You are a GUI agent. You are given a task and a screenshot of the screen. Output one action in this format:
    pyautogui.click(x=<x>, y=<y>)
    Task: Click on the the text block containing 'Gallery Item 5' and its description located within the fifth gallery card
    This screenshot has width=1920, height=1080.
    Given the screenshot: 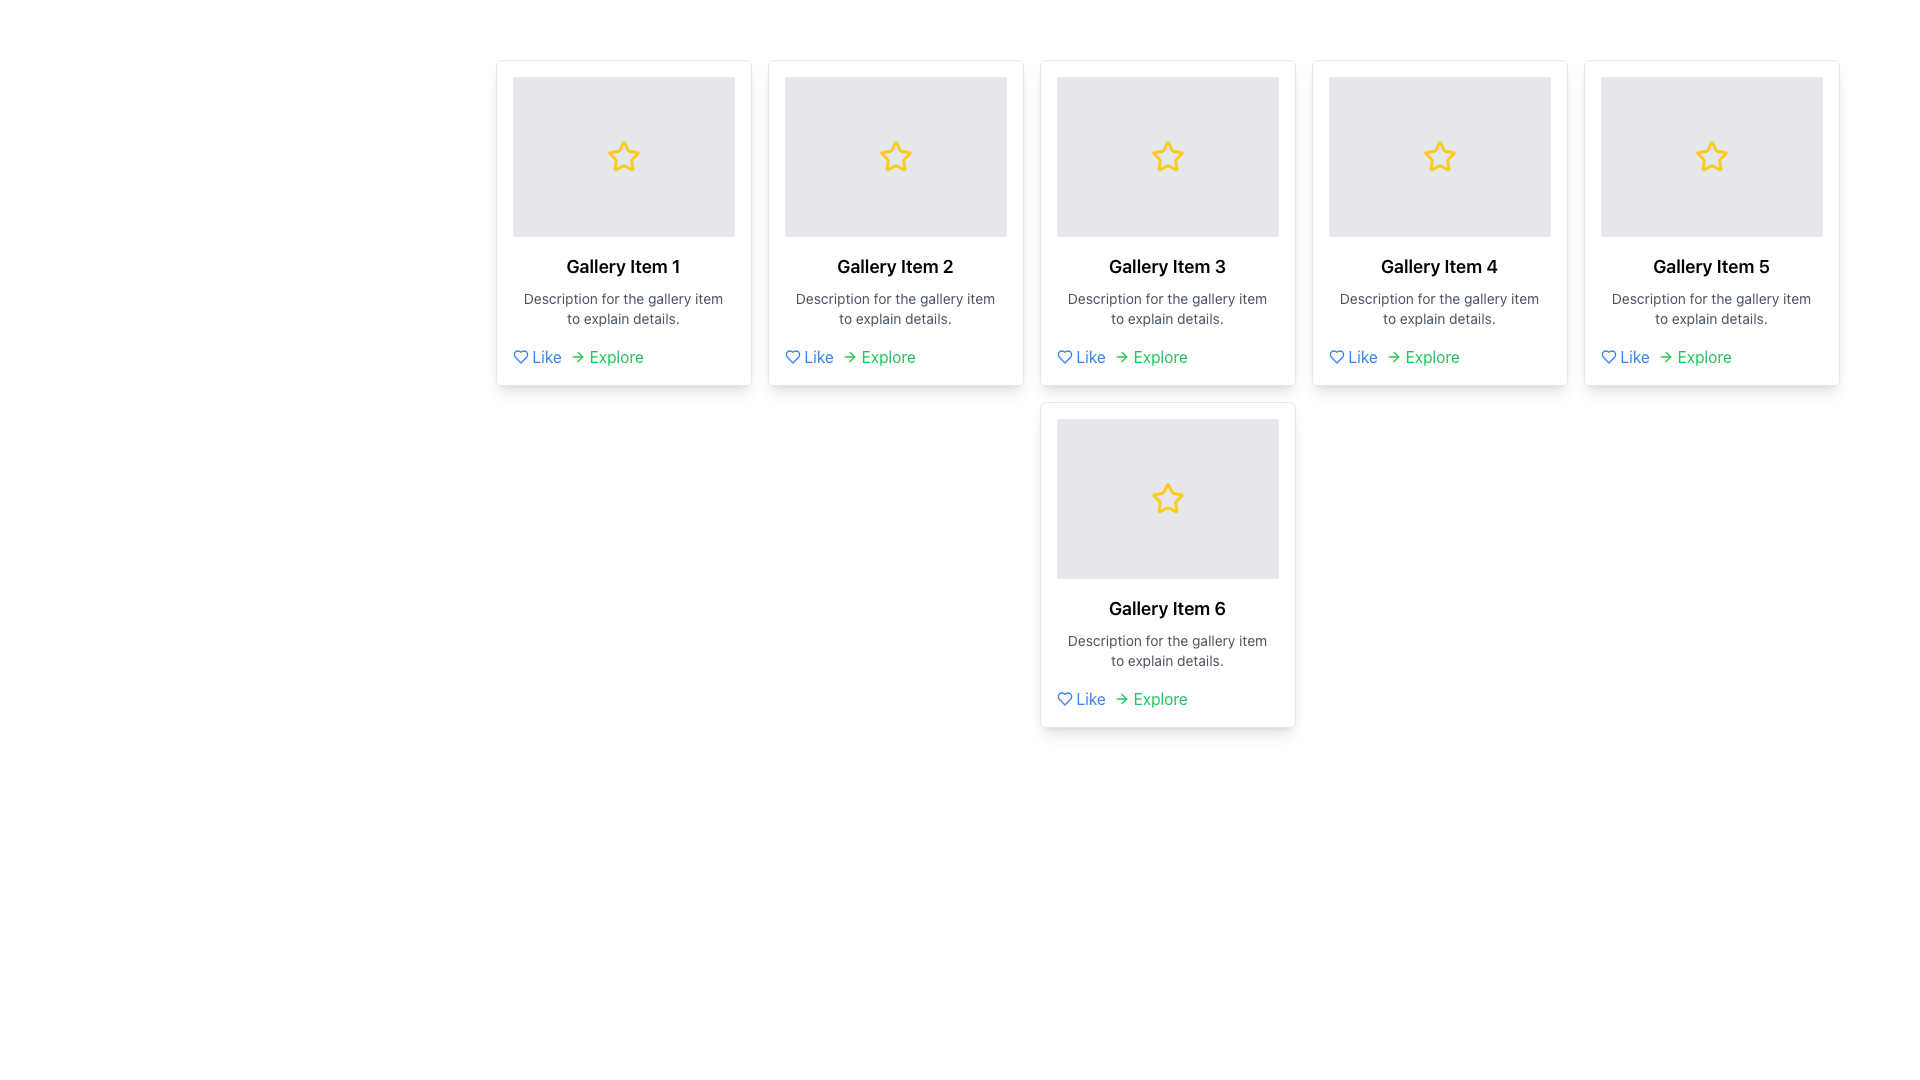 What is the action you would take?
    pyautogui.click(x=1710, y=290)
    